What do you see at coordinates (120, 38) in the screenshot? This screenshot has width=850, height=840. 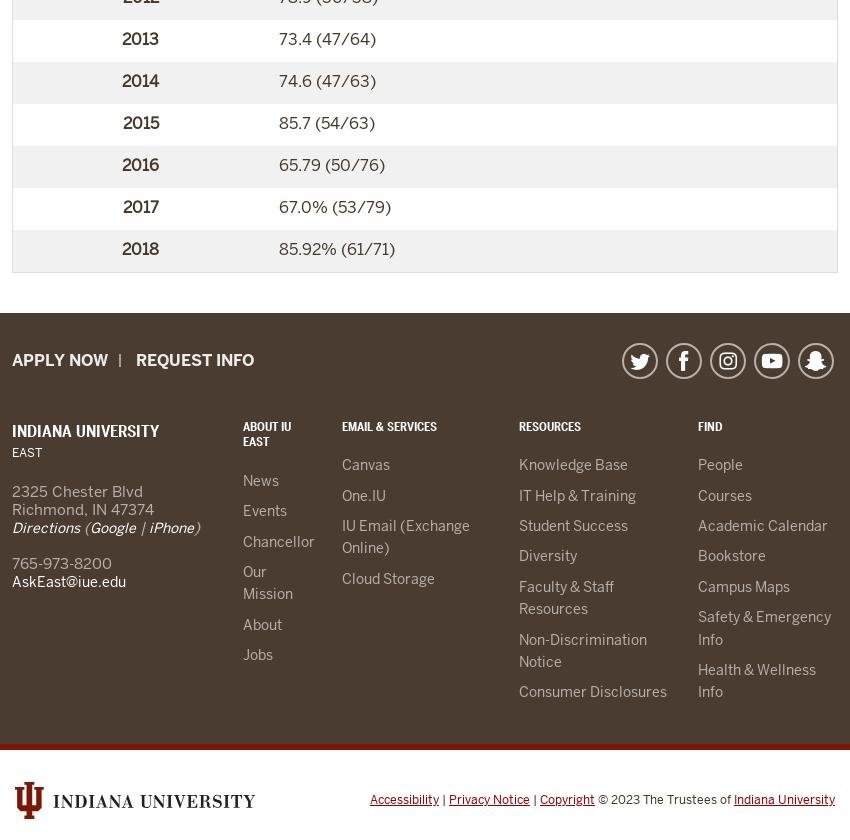 I see `'2013'` at bounding box center [120, 38].